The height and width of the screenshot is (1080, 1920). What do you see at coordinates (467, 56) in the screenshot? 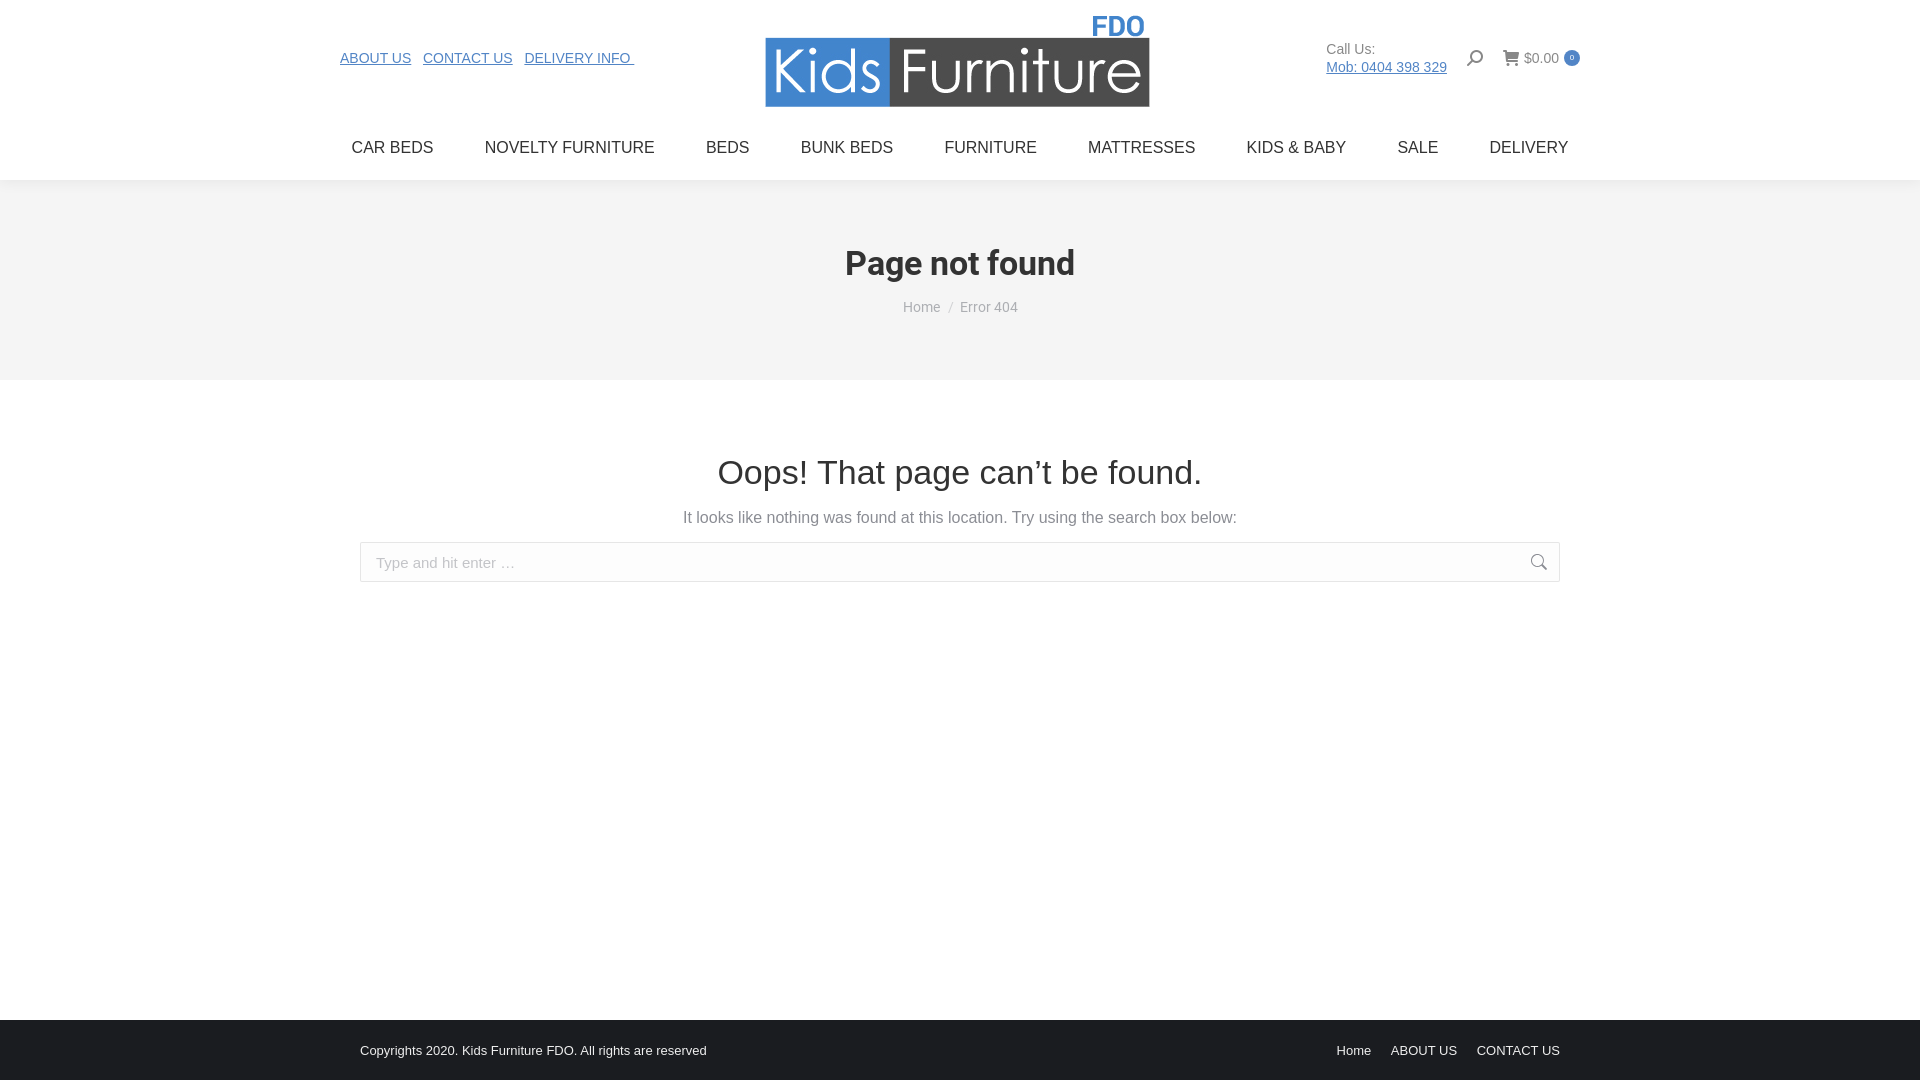
I see `'CONTACT US'` at bounding box center [467, 56].